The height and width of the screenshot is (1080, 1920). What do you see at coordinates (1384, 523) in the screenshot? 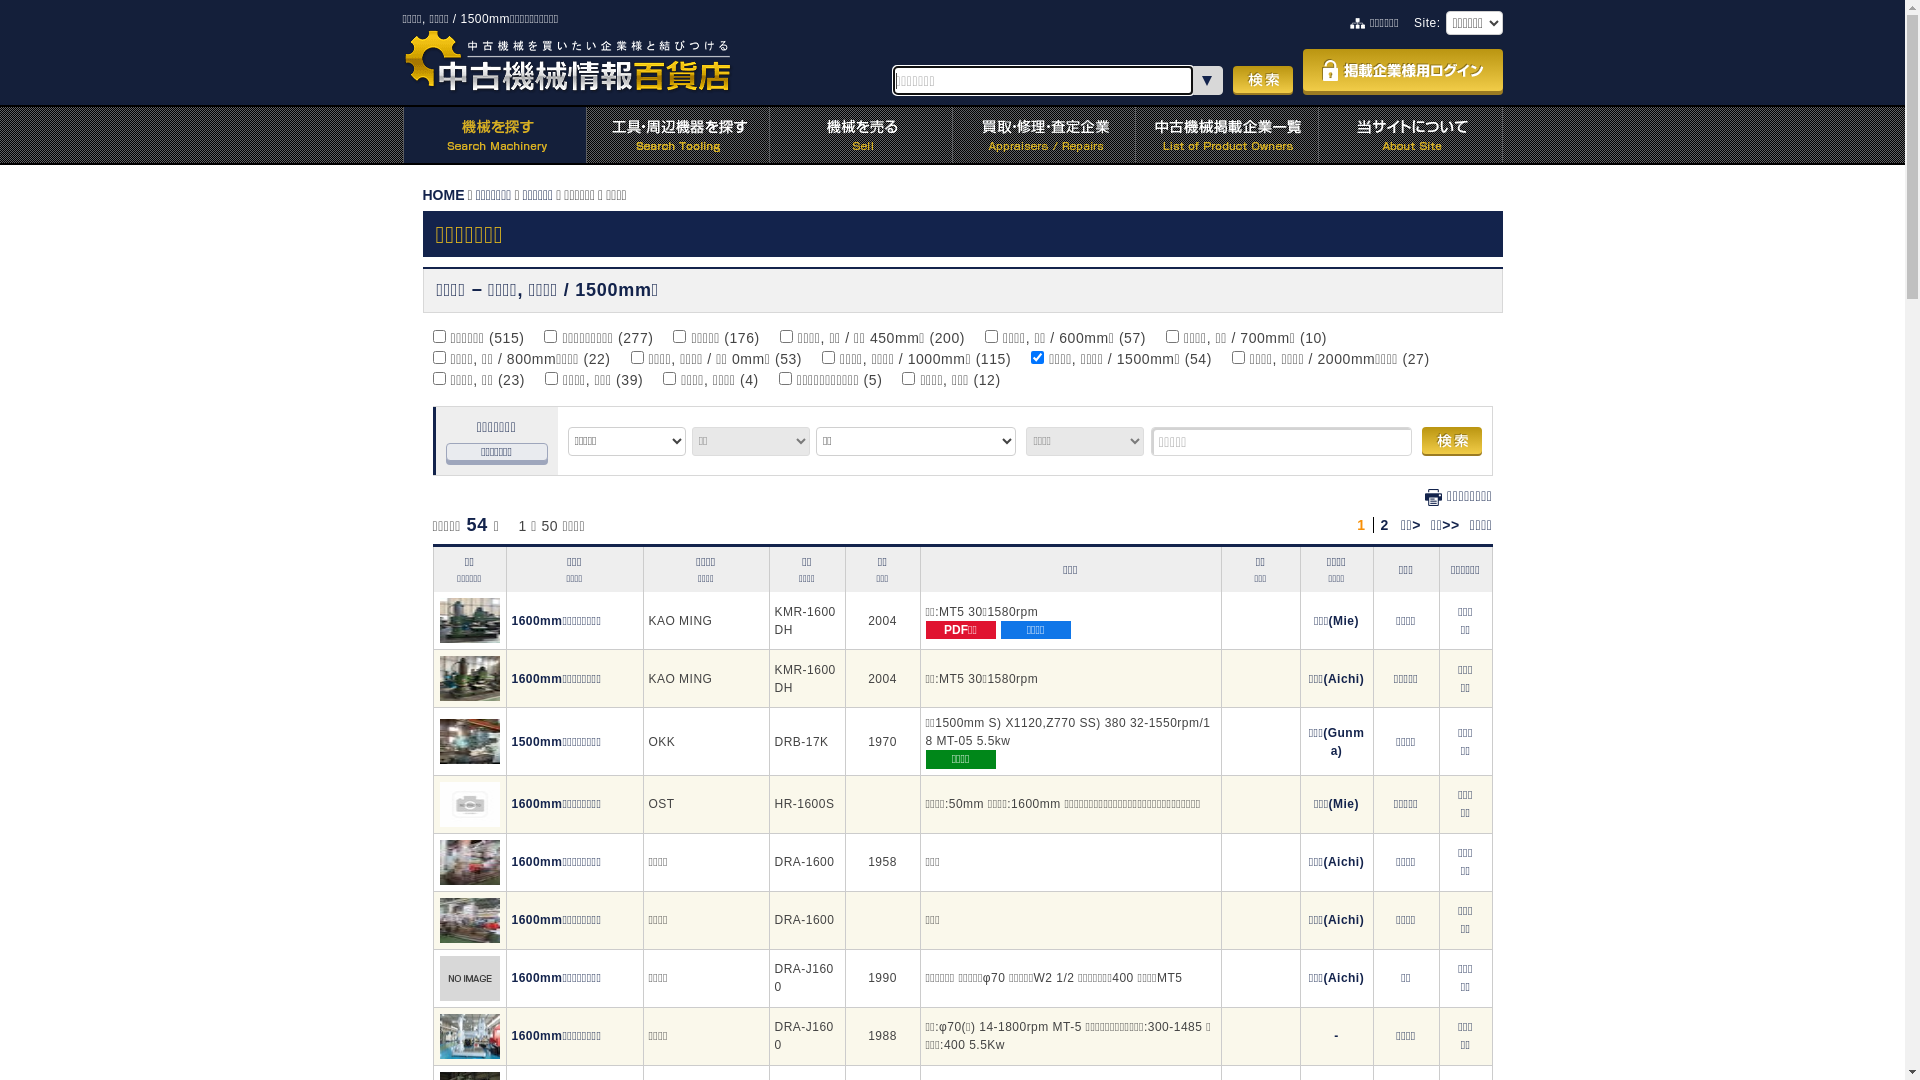
I see `'2'` at bounding box center [1384, 523].